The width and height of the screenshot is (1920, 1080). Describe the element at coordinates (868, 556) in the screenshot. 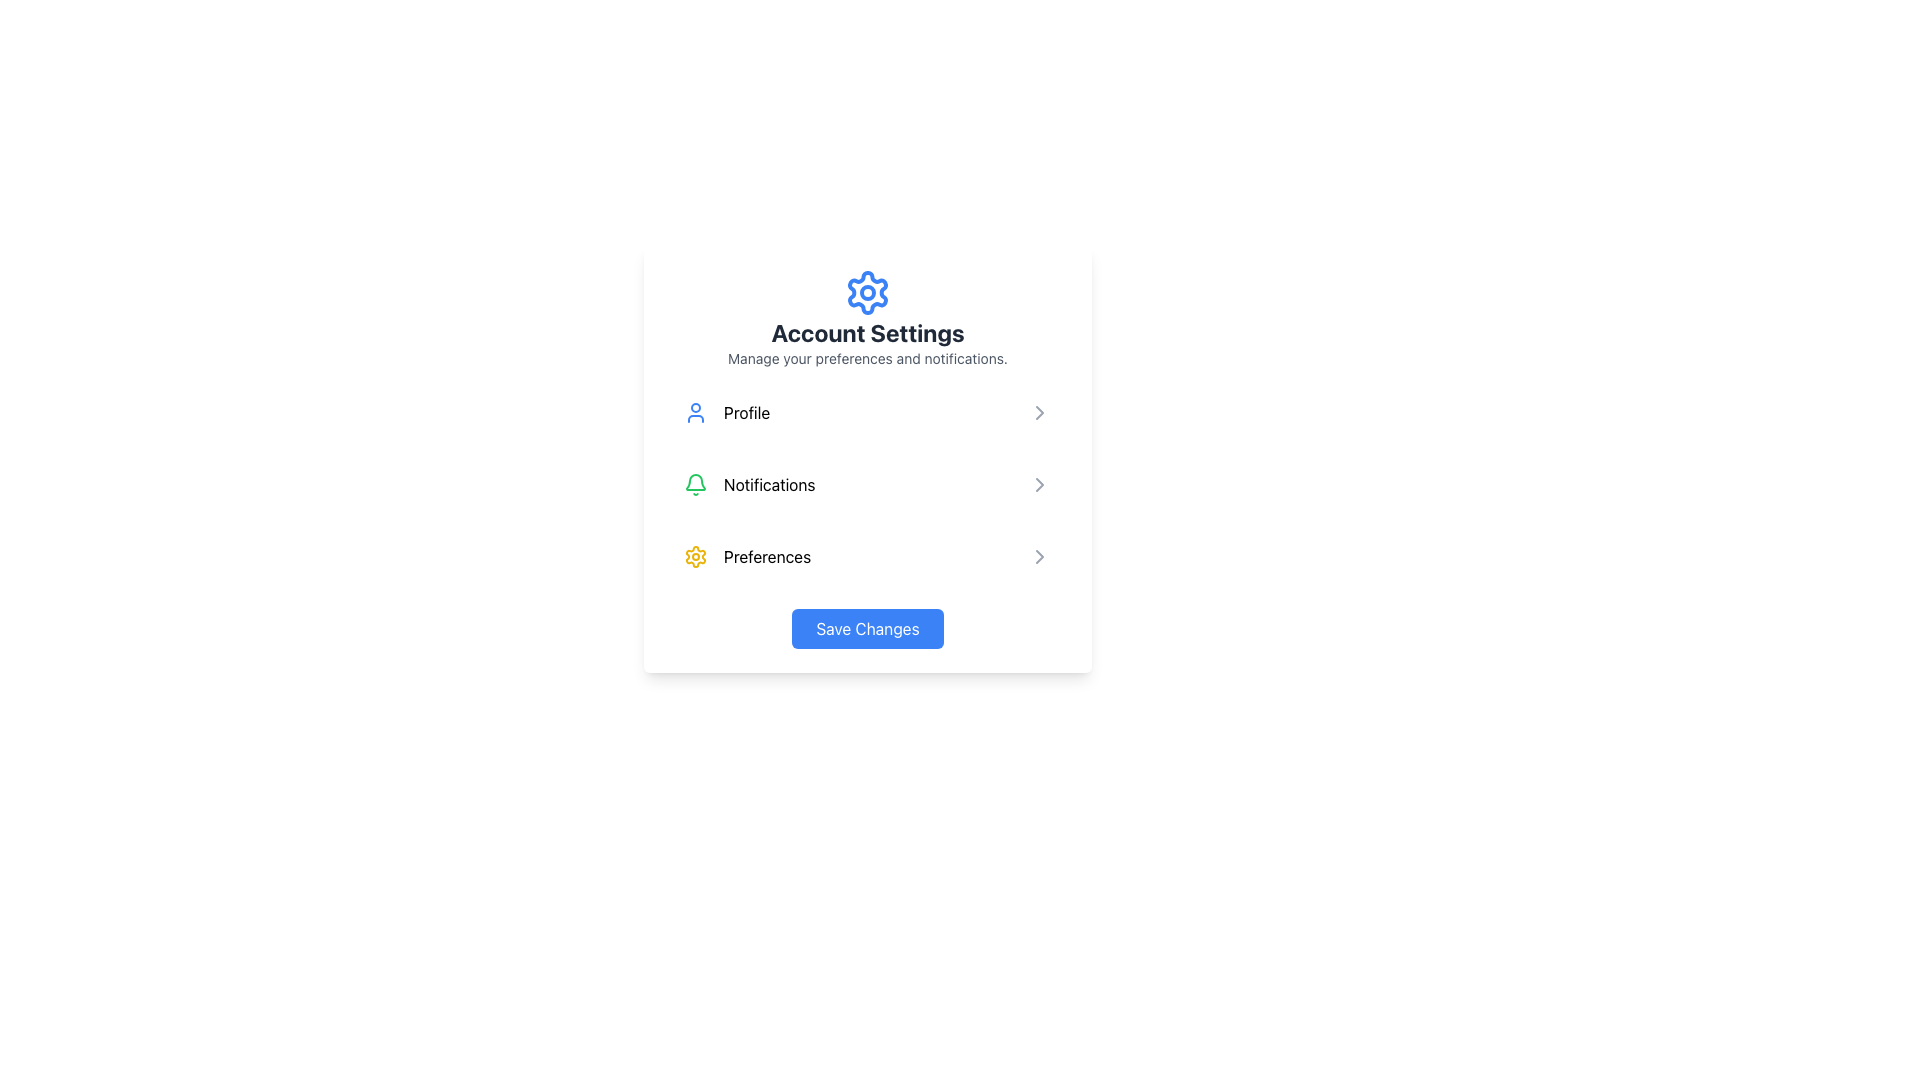

I see `the 'Preferences' navigation item` at that location.